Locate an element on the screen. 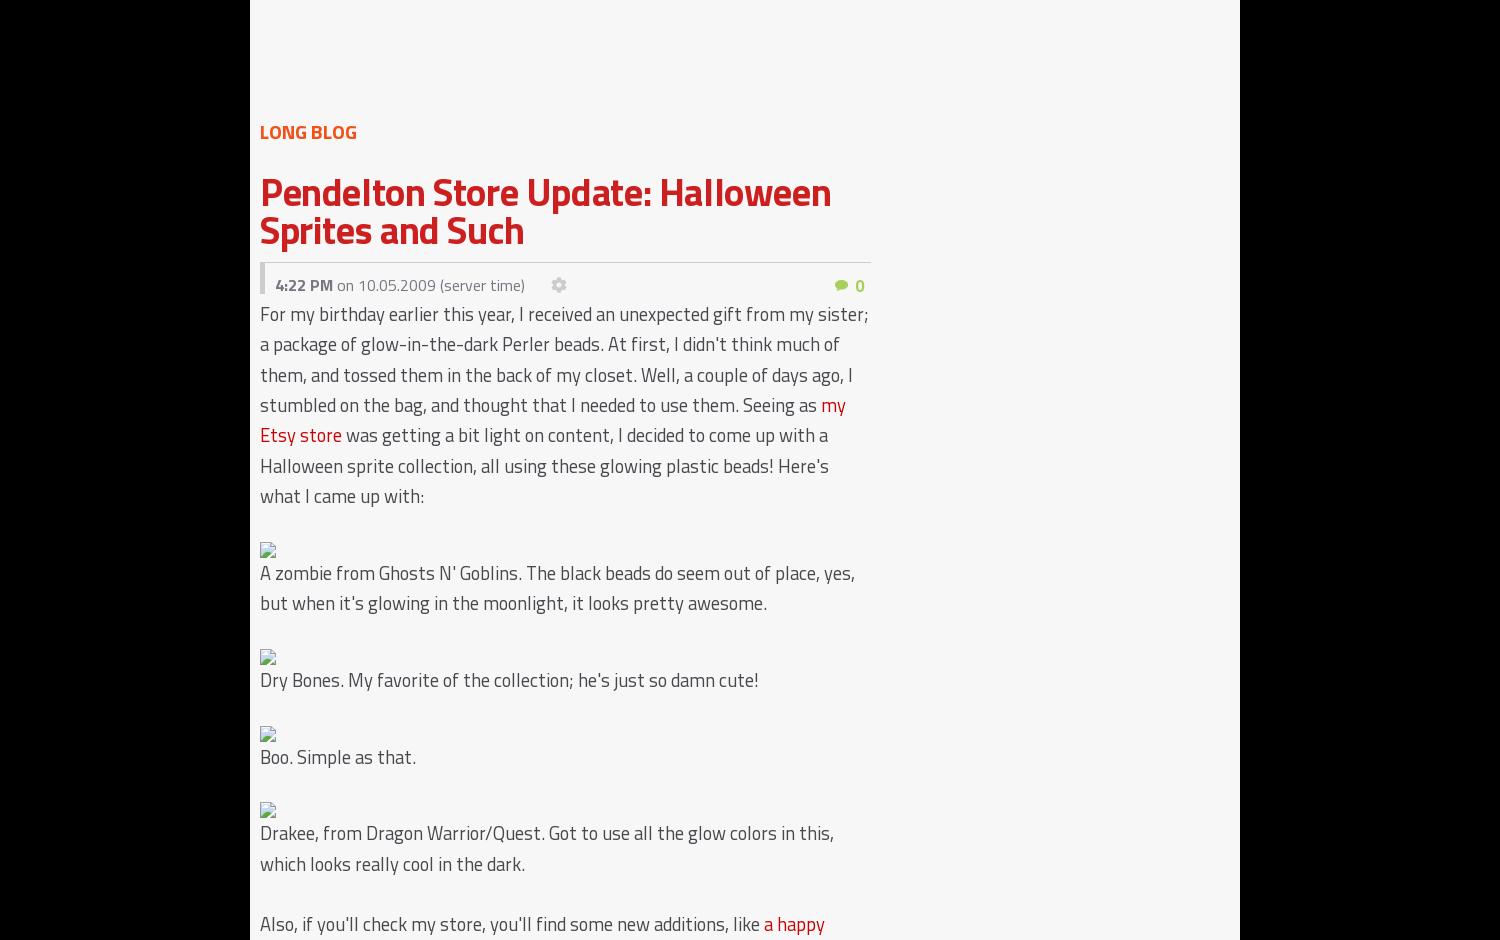  'my Etsy store' is located at coordinates (259, 419).